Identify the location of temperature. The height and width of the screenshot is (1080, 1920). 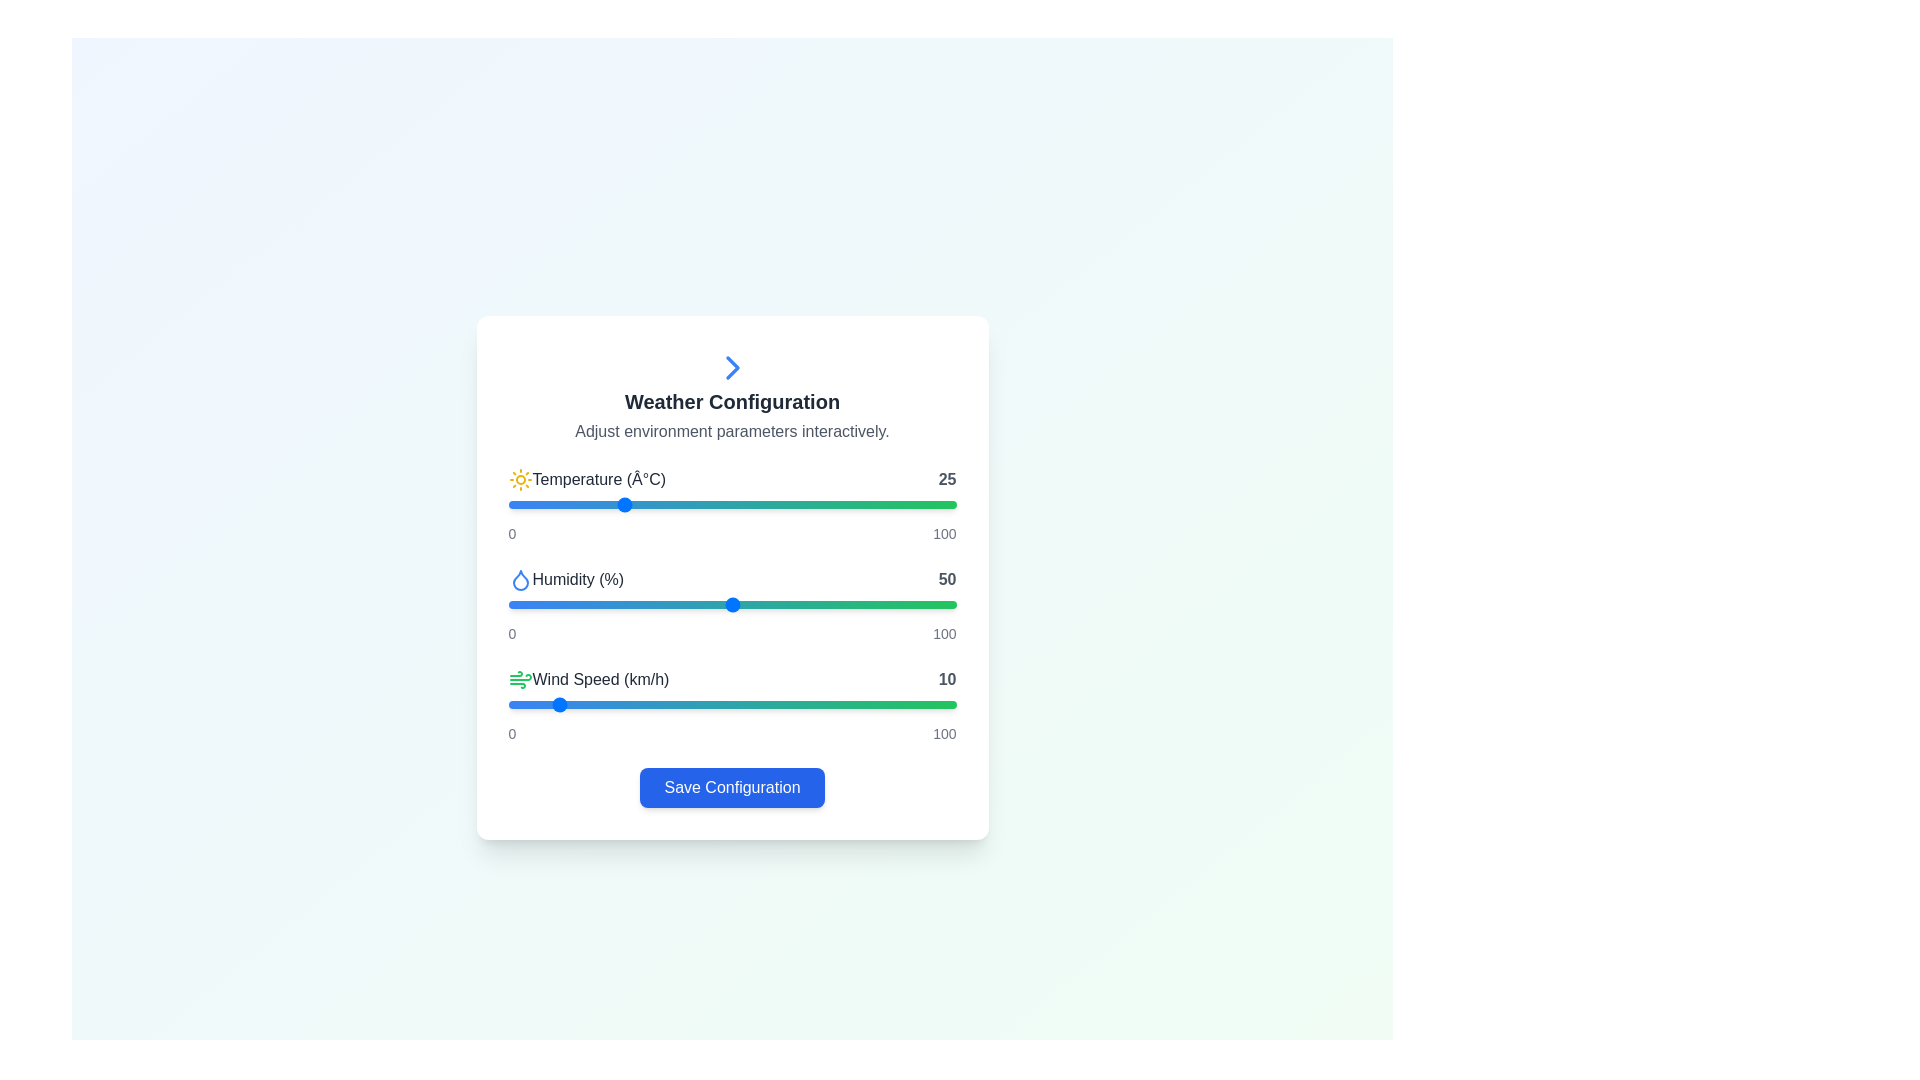
(710, 504).